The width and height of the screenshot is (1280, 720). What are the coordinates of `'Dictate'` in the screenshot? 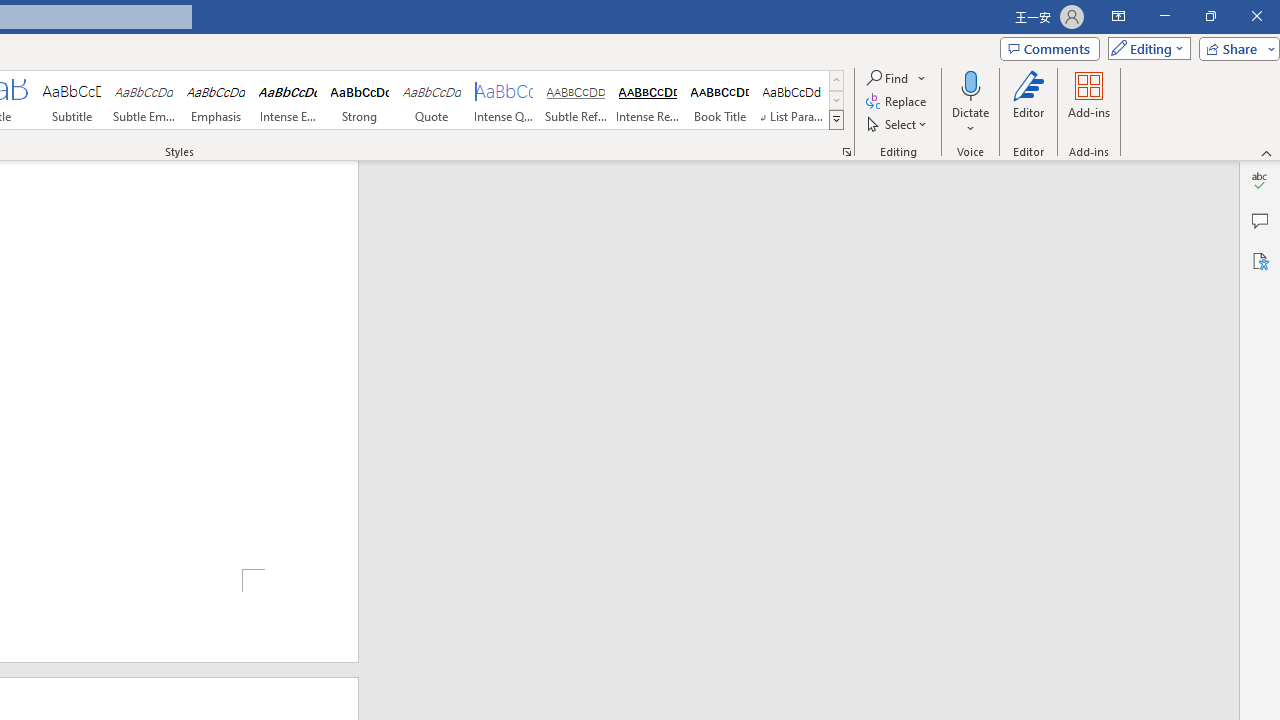 It's located at (970, 84).